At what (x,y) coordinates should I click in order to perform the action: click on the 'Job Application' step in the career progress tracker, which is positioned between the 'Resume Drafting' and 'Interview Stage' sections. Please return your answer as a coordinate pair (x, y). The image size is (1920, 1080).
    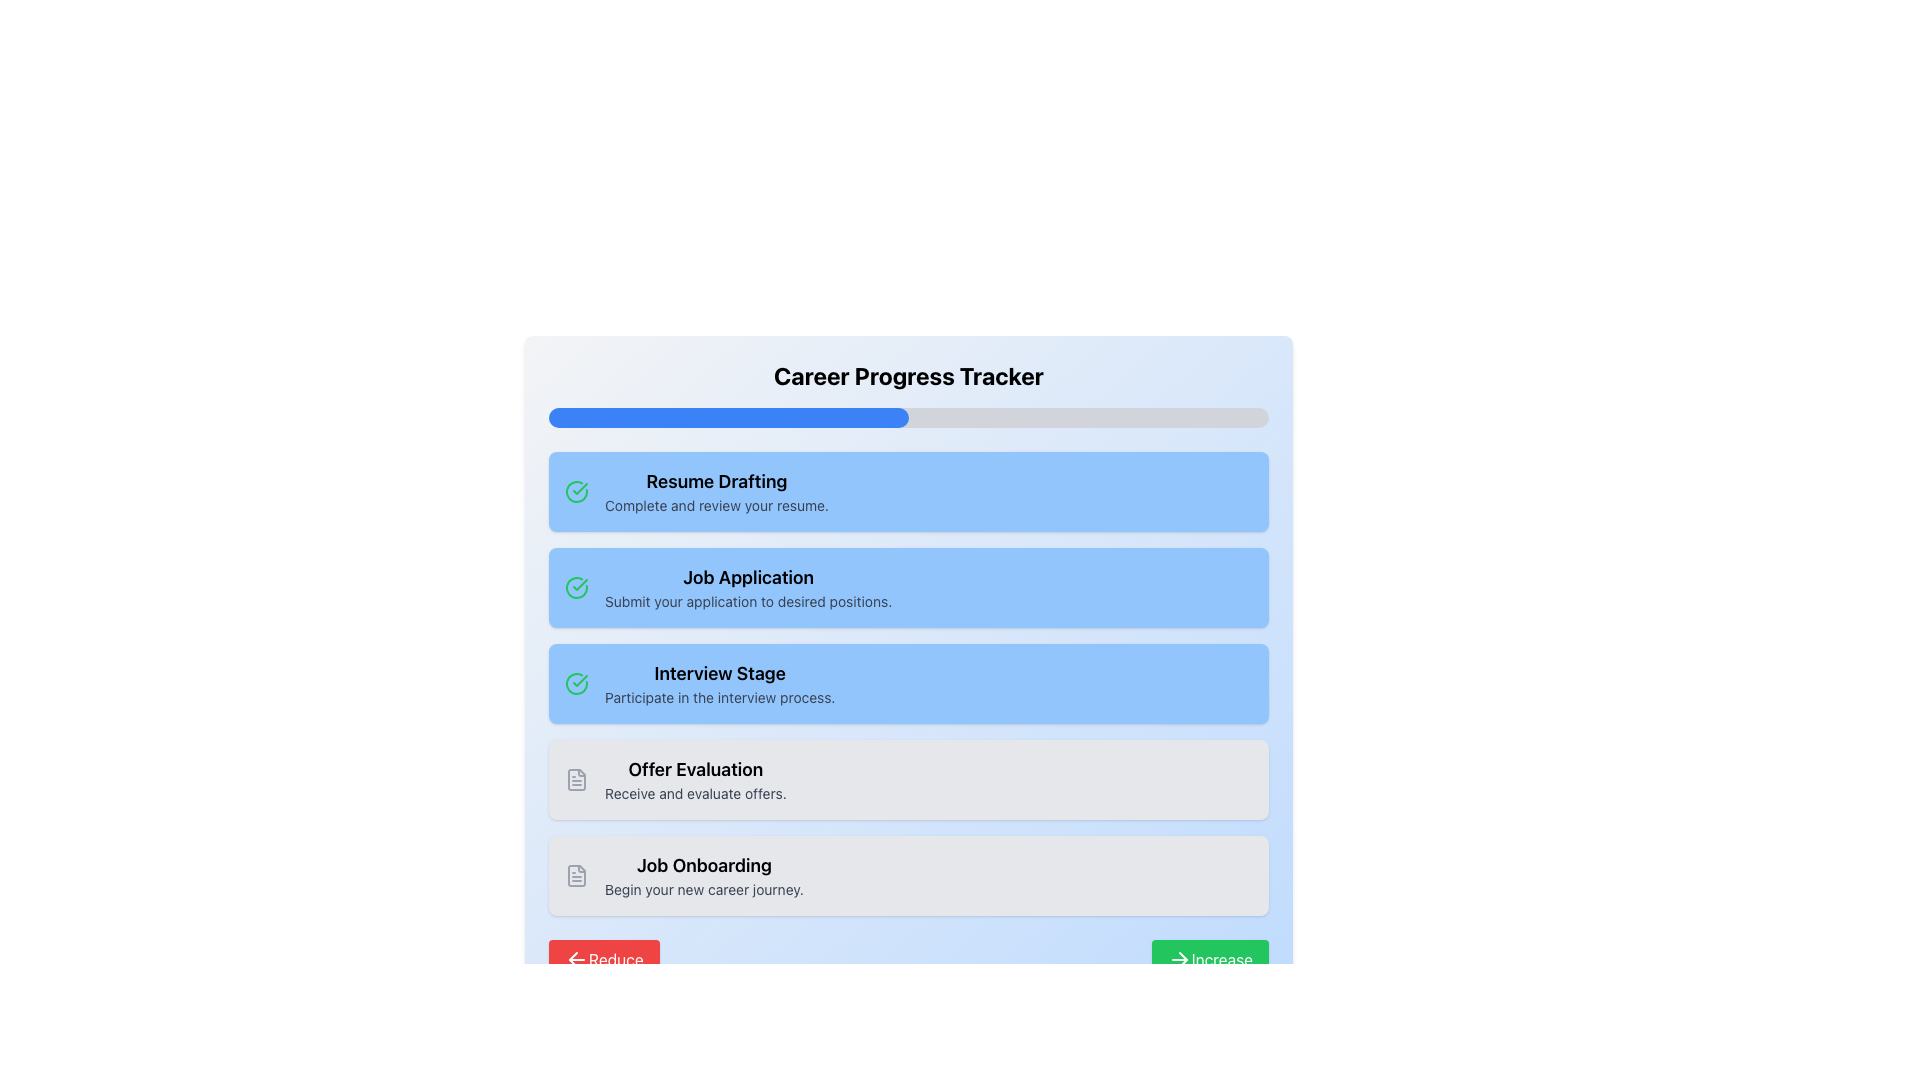
    Looking at the image, I should click on (747, 586).